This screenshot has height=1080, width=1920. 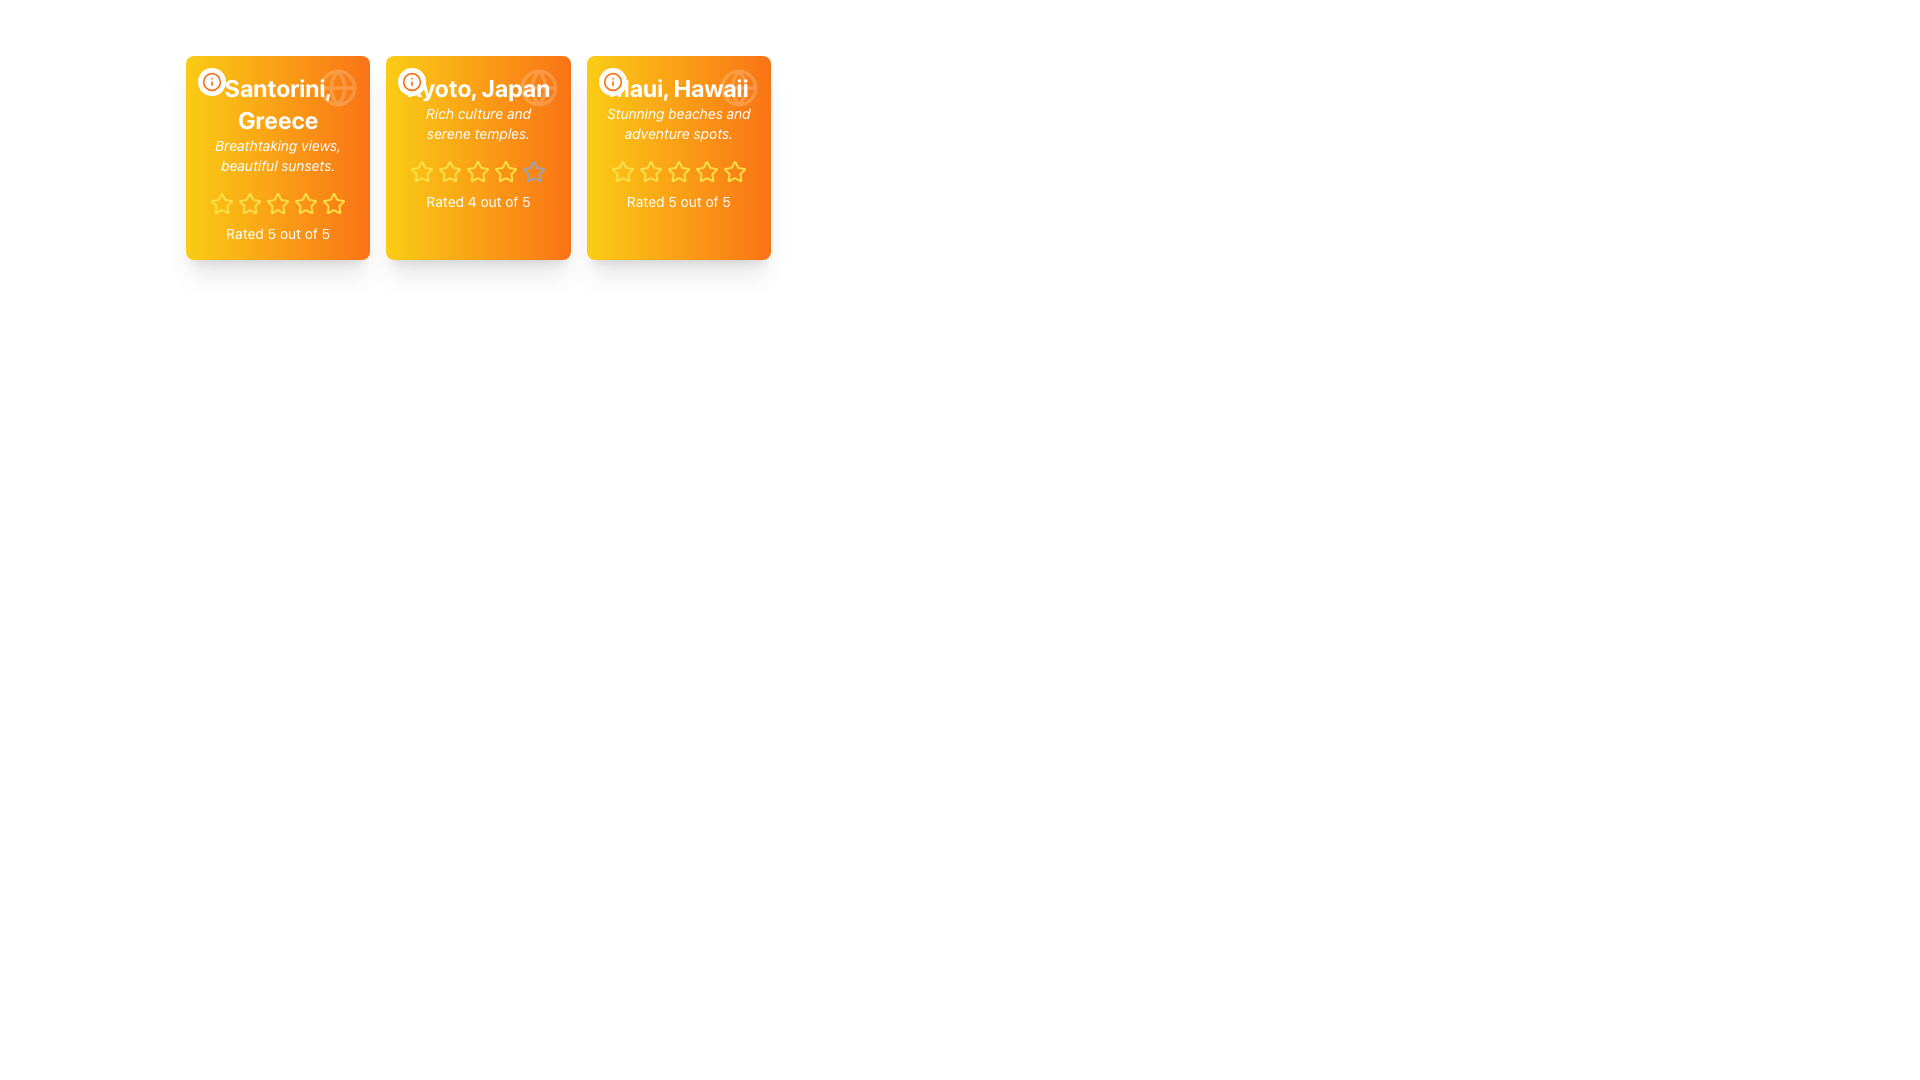 What do you see at coordinates (678, 87) in the screenshot?
I see `text displayed in the prominent Text Label that says 'Maui, Hawaii', which is centrally positioned in the third card of a horizontally aligned set of cards` at bounding box center [678, 87].